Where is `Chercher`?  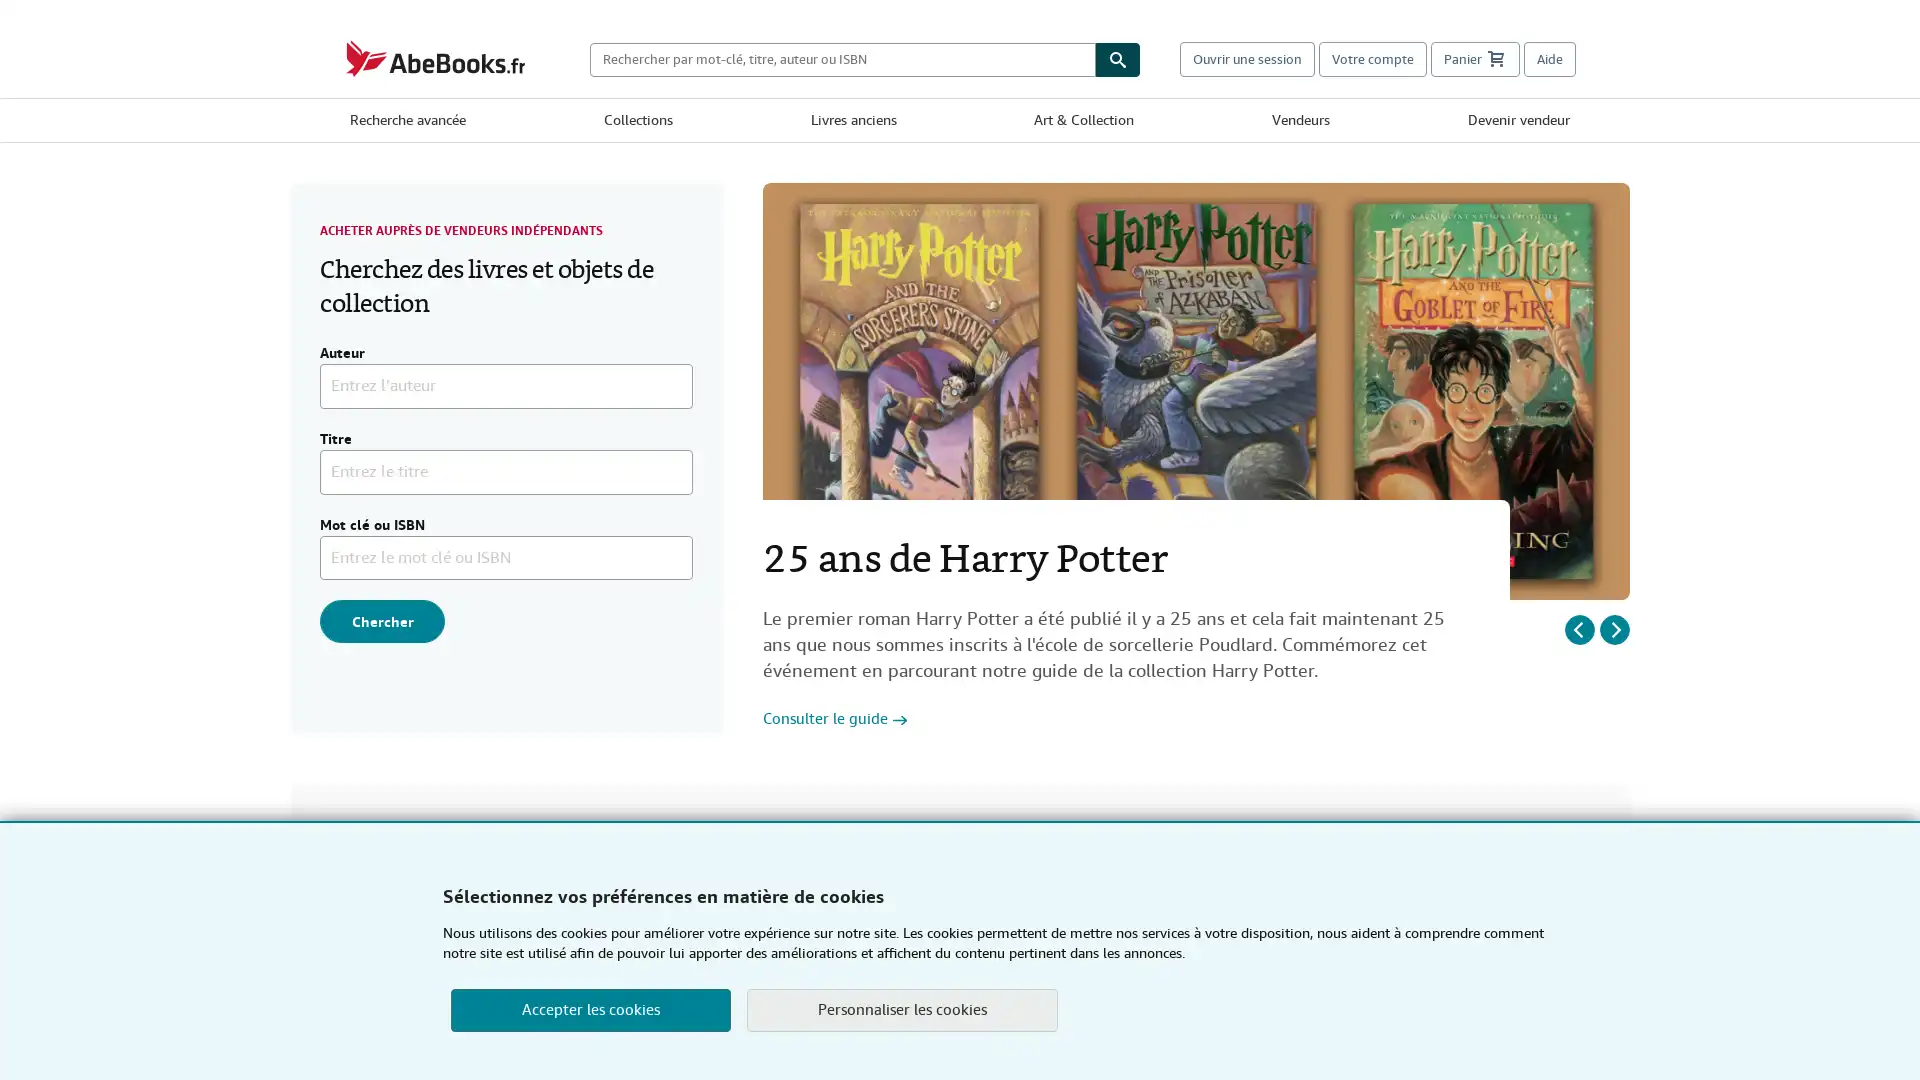 Chercher is located at coordinates (382, 620).